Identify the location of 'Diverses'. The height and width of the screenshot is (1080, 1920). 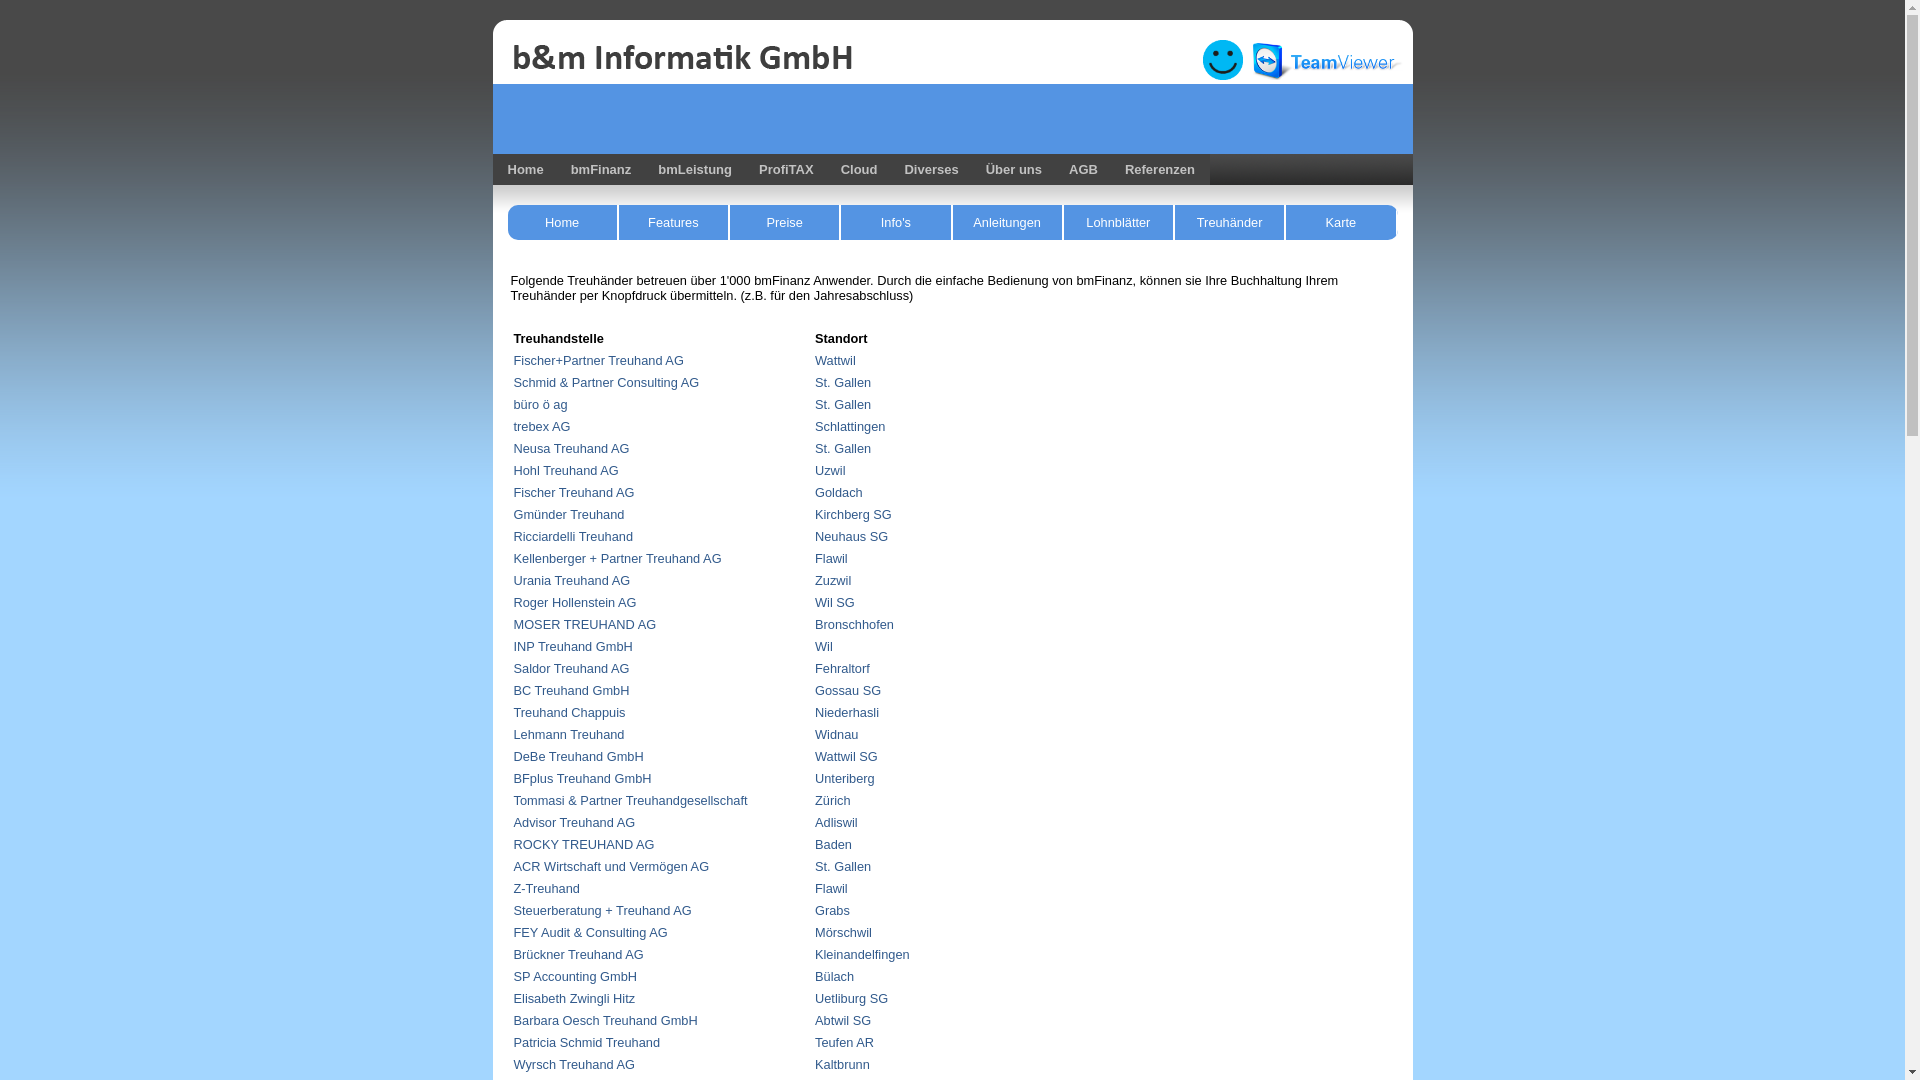
(926, 168).